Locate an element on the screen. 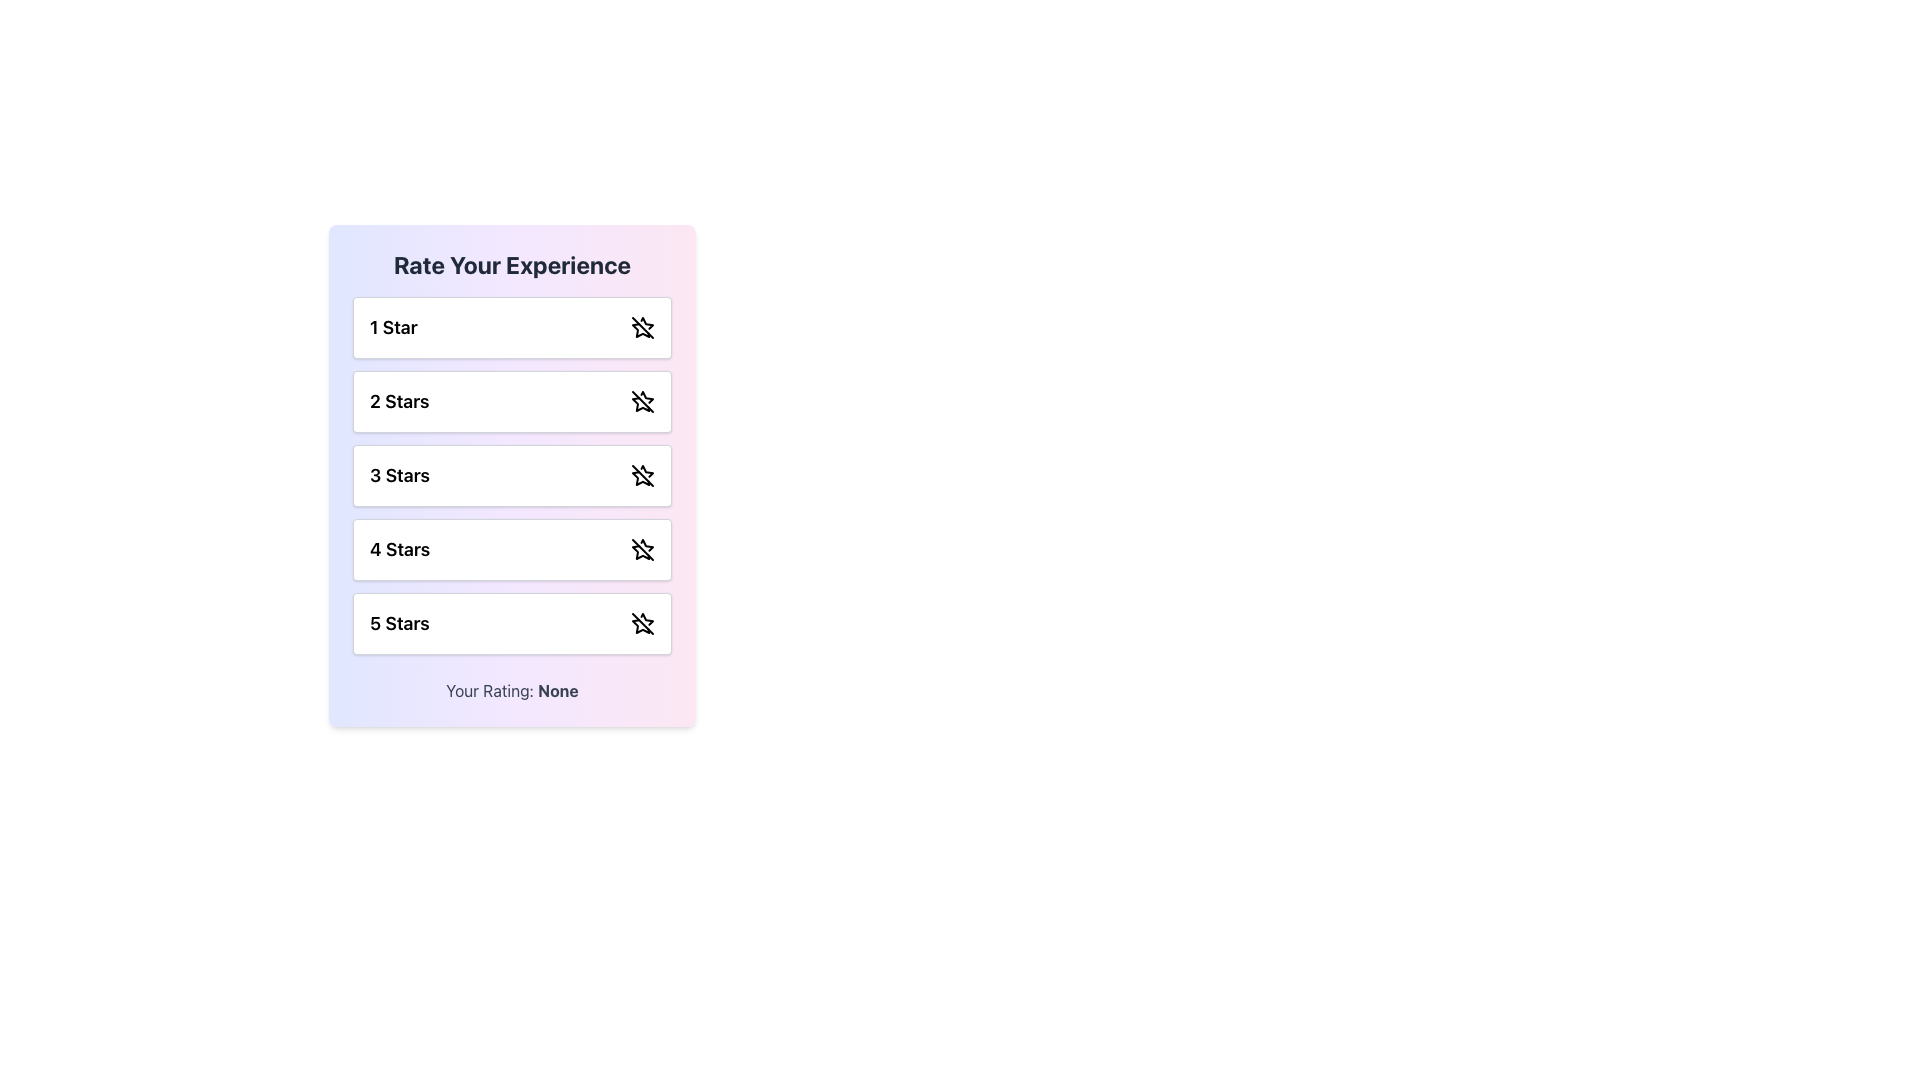  the '1 Star' rating button located at the top of the vertical list under 'Rate Your Experience' to observe the scaling effect is located at coordinates (512, 326).